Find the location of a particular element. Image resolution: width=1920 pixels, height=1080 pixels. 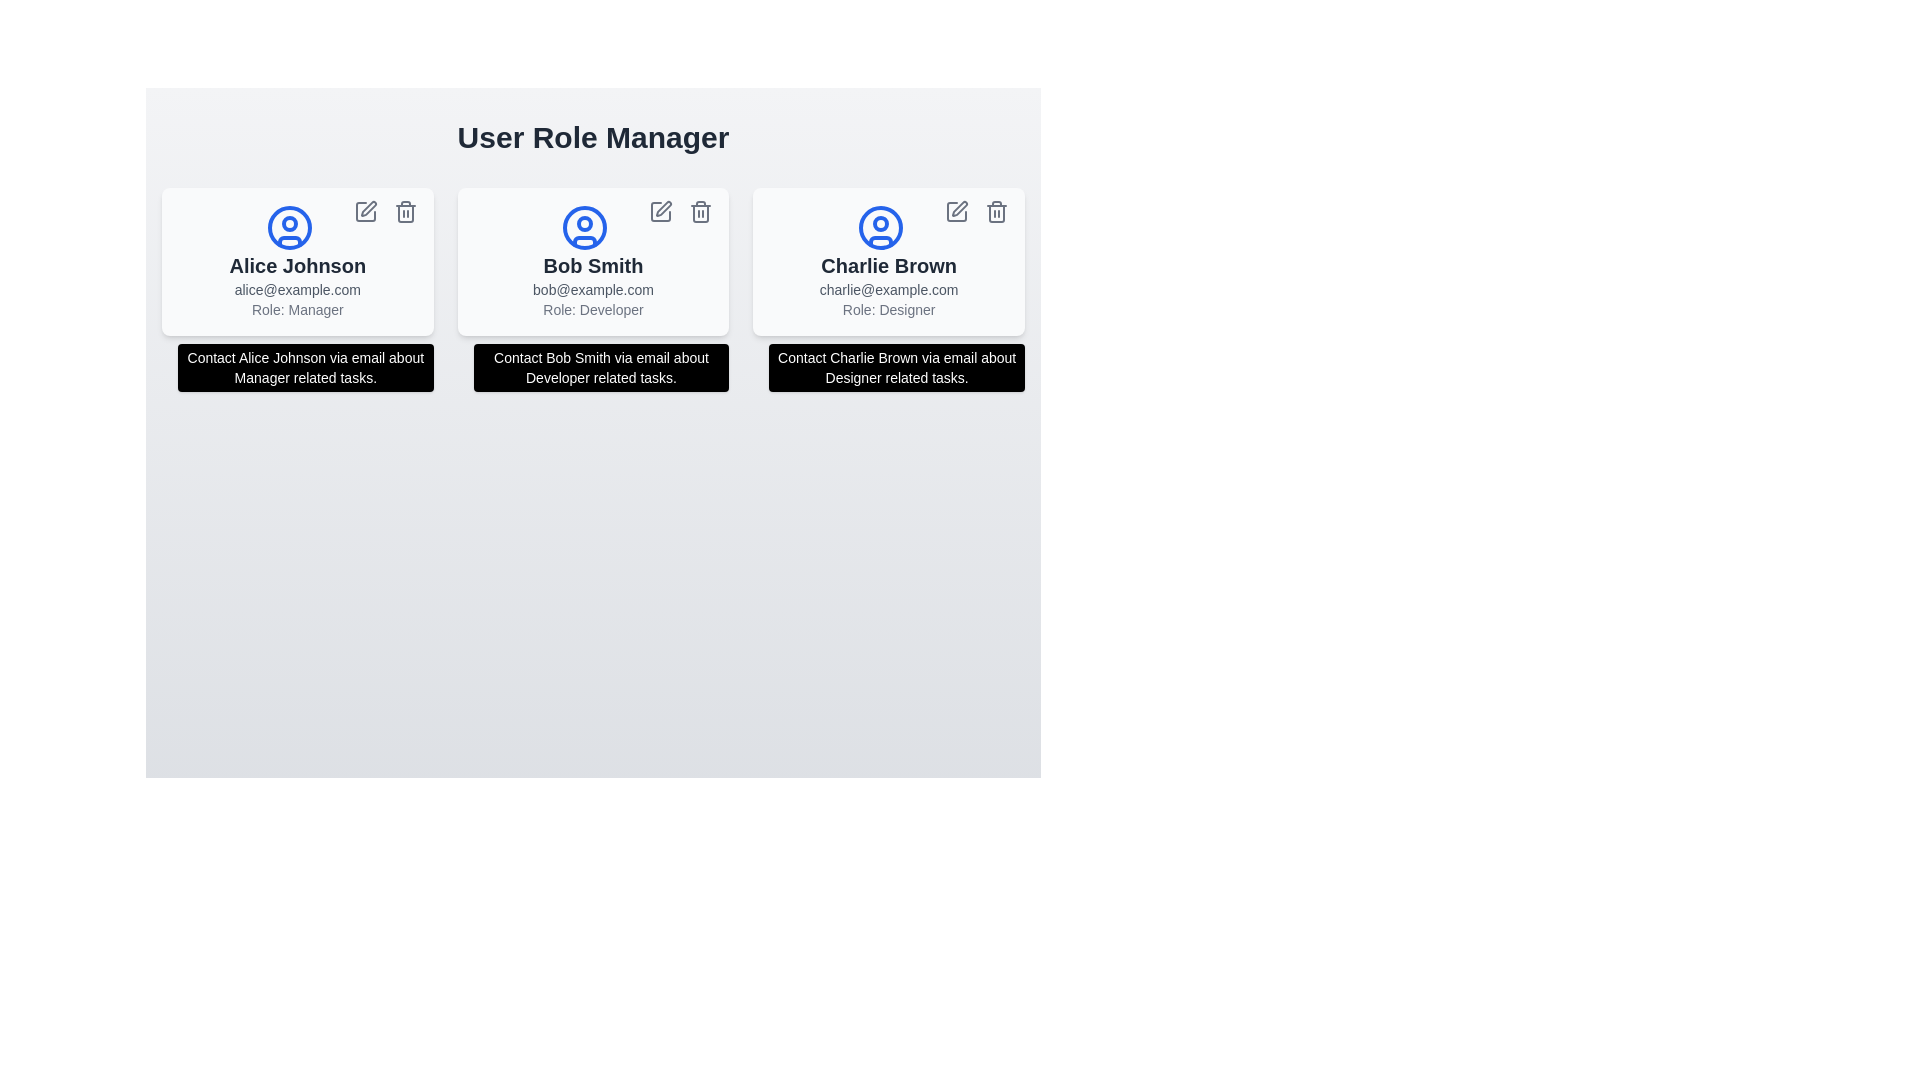

Tooltip-like information box that suggests contacting Alice Johnson via email for Manager-related tasks, located directly below her card in the User Role Manager grid layout is located at coordinates (304, 367).